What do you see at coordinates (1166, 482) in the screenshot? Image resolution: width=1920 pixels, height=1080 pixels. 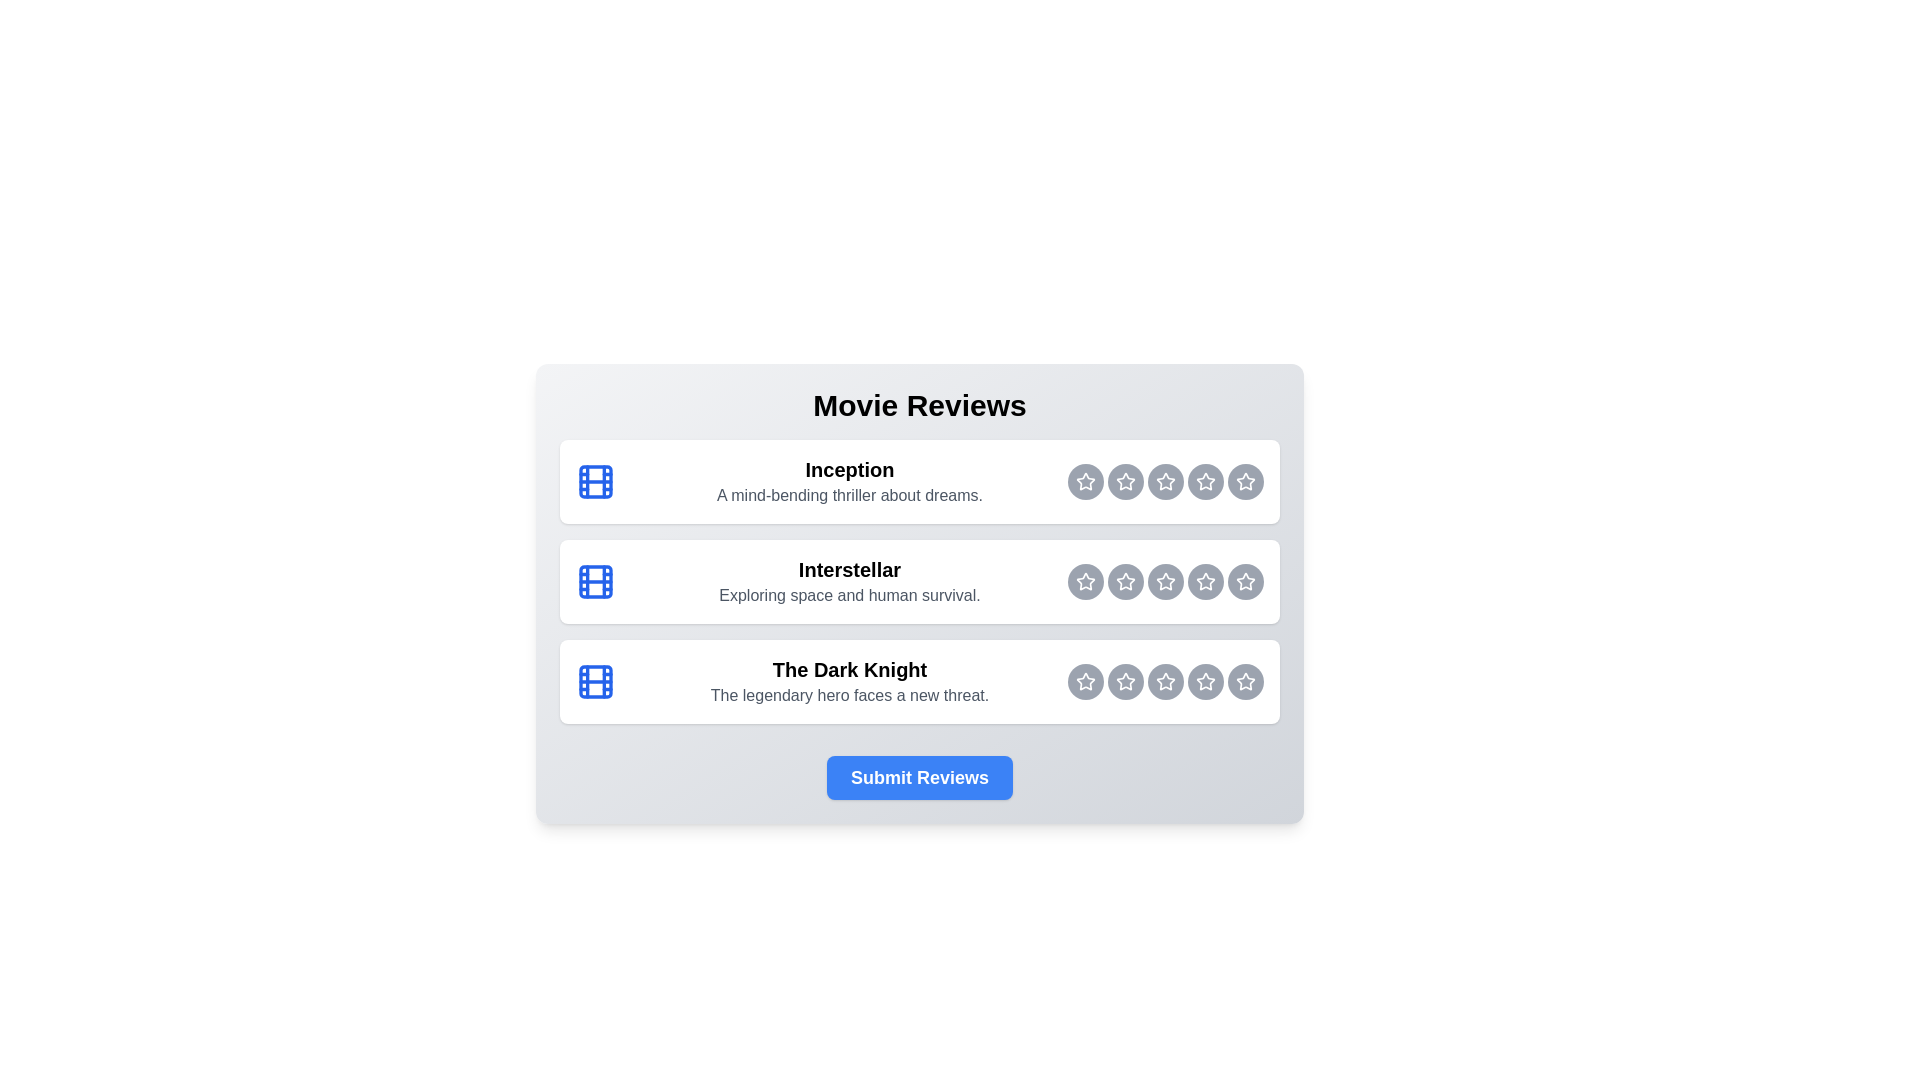 I see `the rating button for Inception at 3 stars` at bounding box center [1166, 482].